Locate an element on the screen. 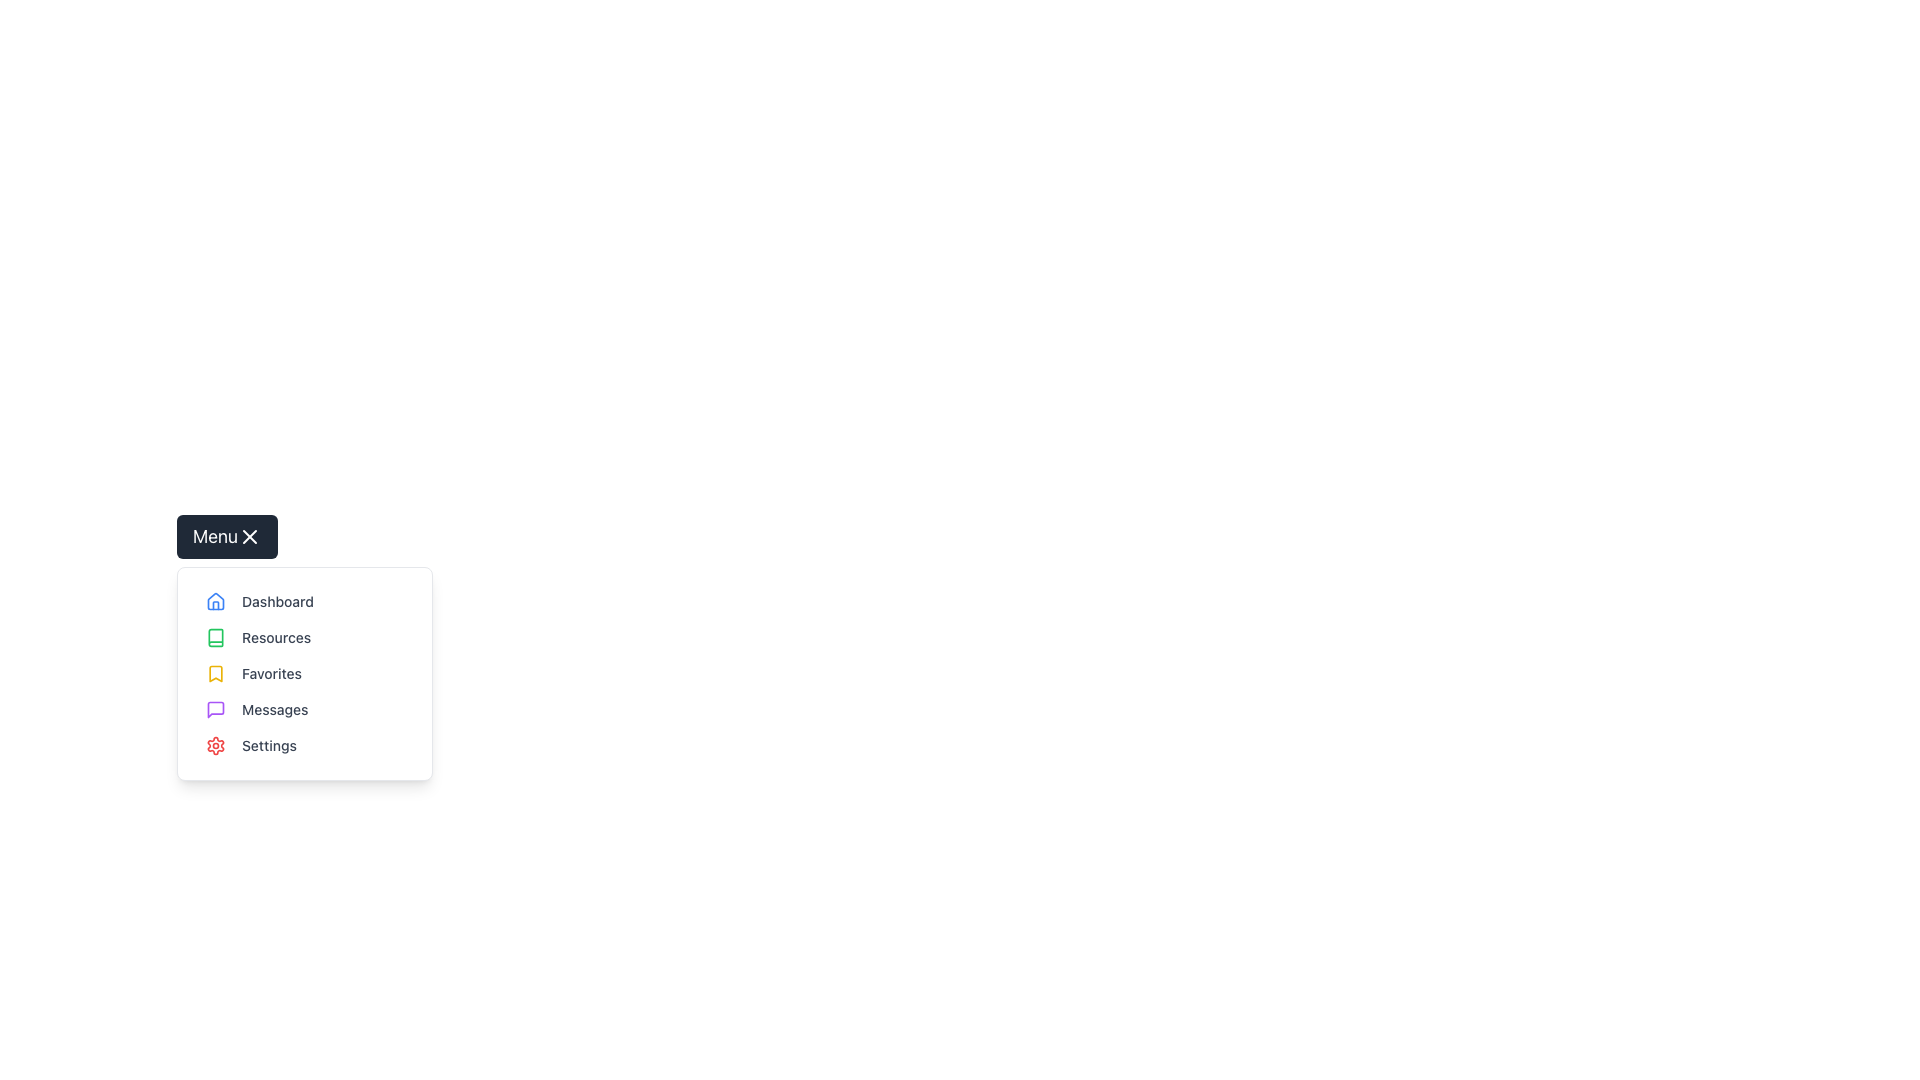 The height and width of the screenshot is (1080, 1920). the bookmark icon with a yellow outline to the left of the 'Favorites' label is located at coordinates (216, 674).